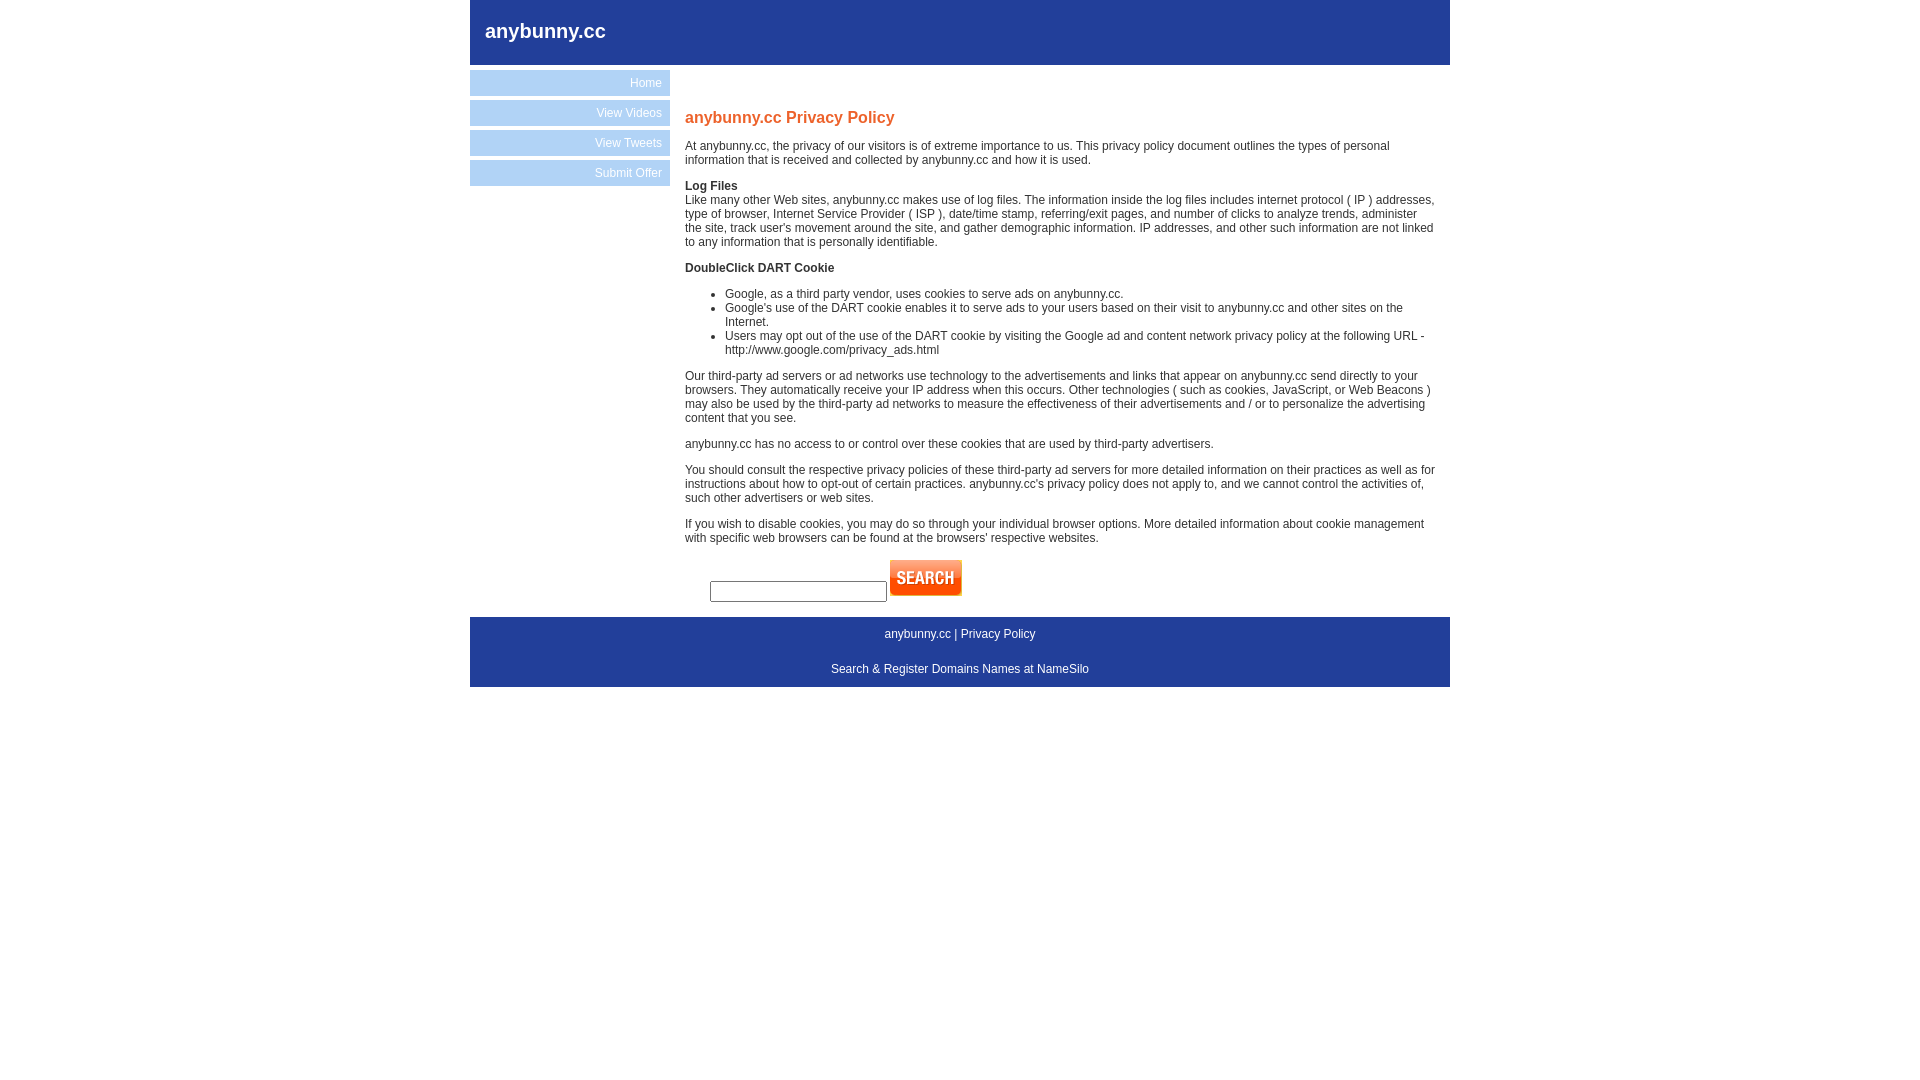 This screenshot has width=1920, height=1080. What do you see at coordinates (569, 172) in the screenshot?
I see `'Submit Offer'` at bounding box center [569, 172].